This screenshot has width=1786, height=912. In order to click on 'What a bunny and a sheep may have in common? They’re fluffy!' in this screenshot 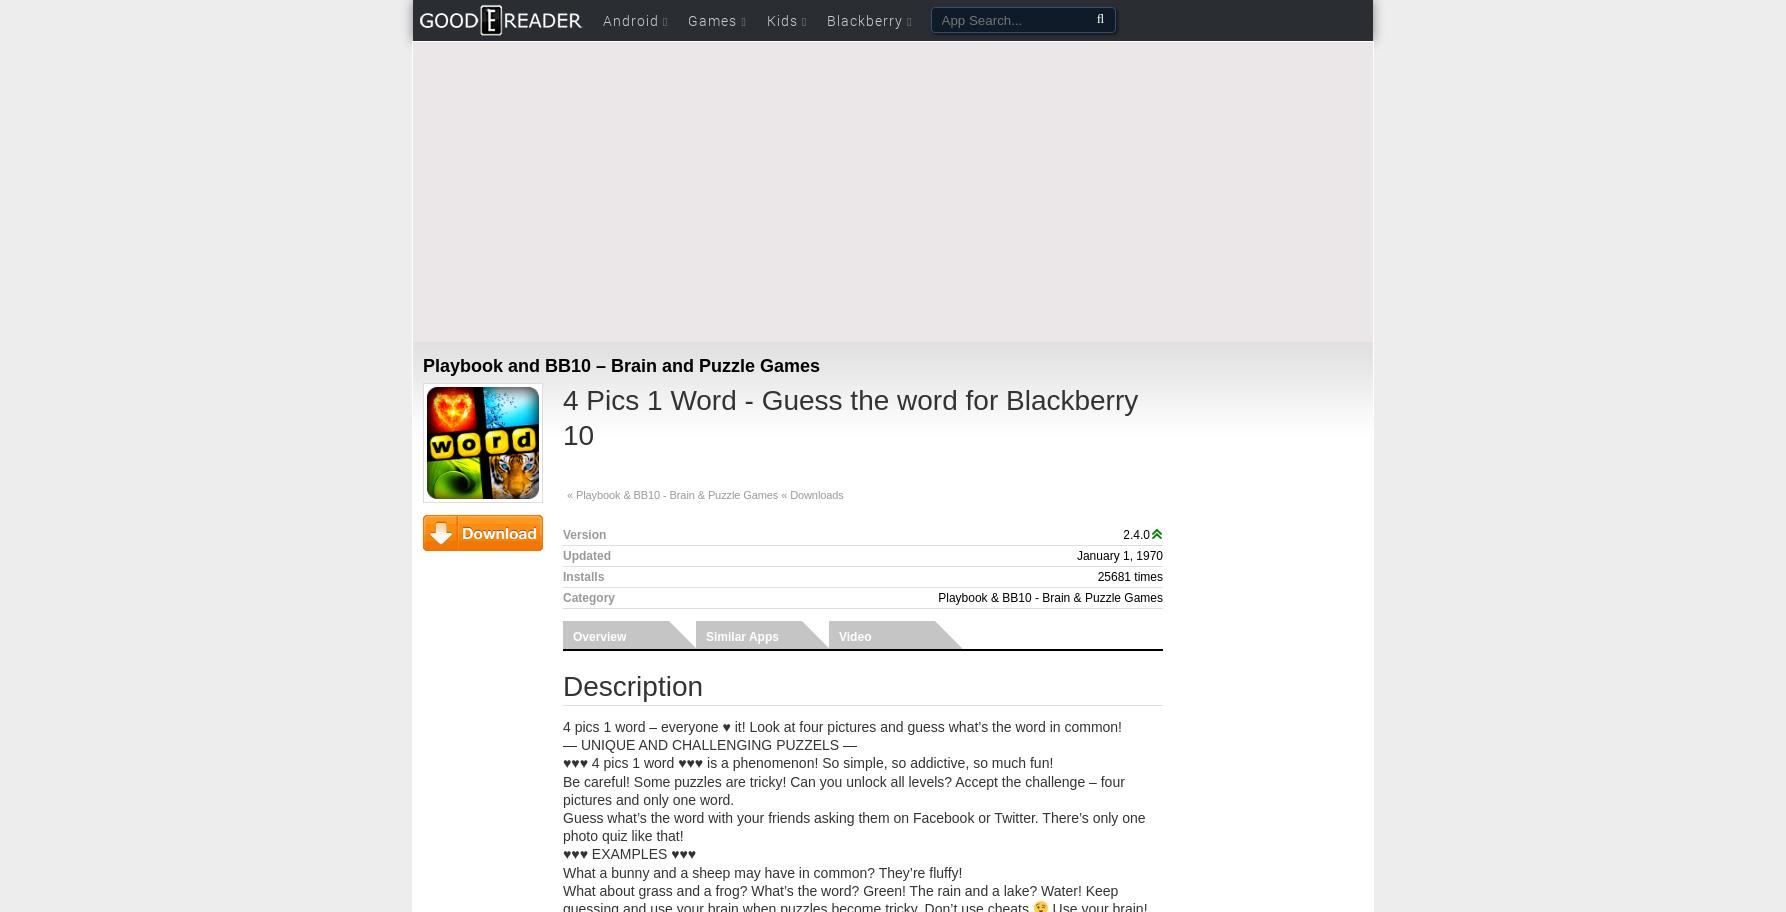, I will do `click(761, 871)`.